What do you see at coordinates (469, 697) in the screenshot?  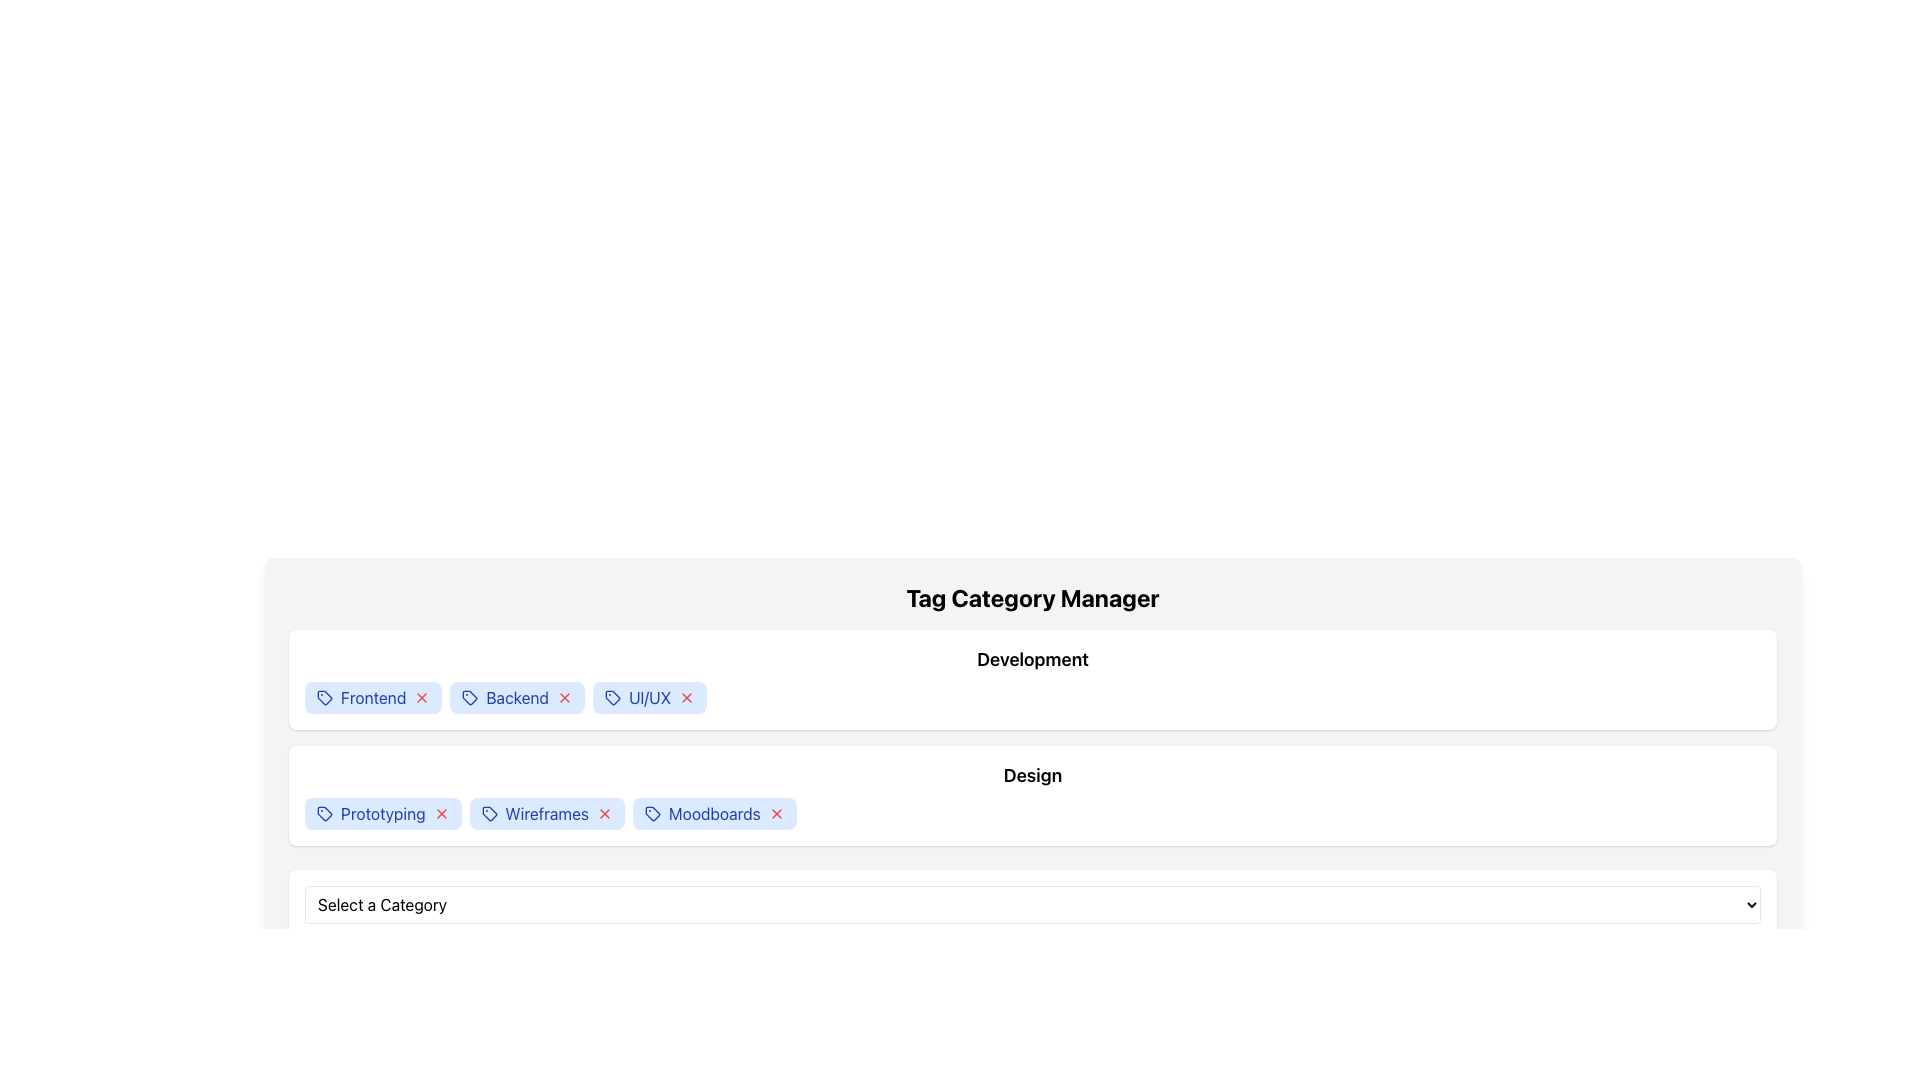 I see `the 'Backend' tag icon, which is an interactive SVG graphic located in the 'Development' section of the interface` at bounding box center [469, 697].